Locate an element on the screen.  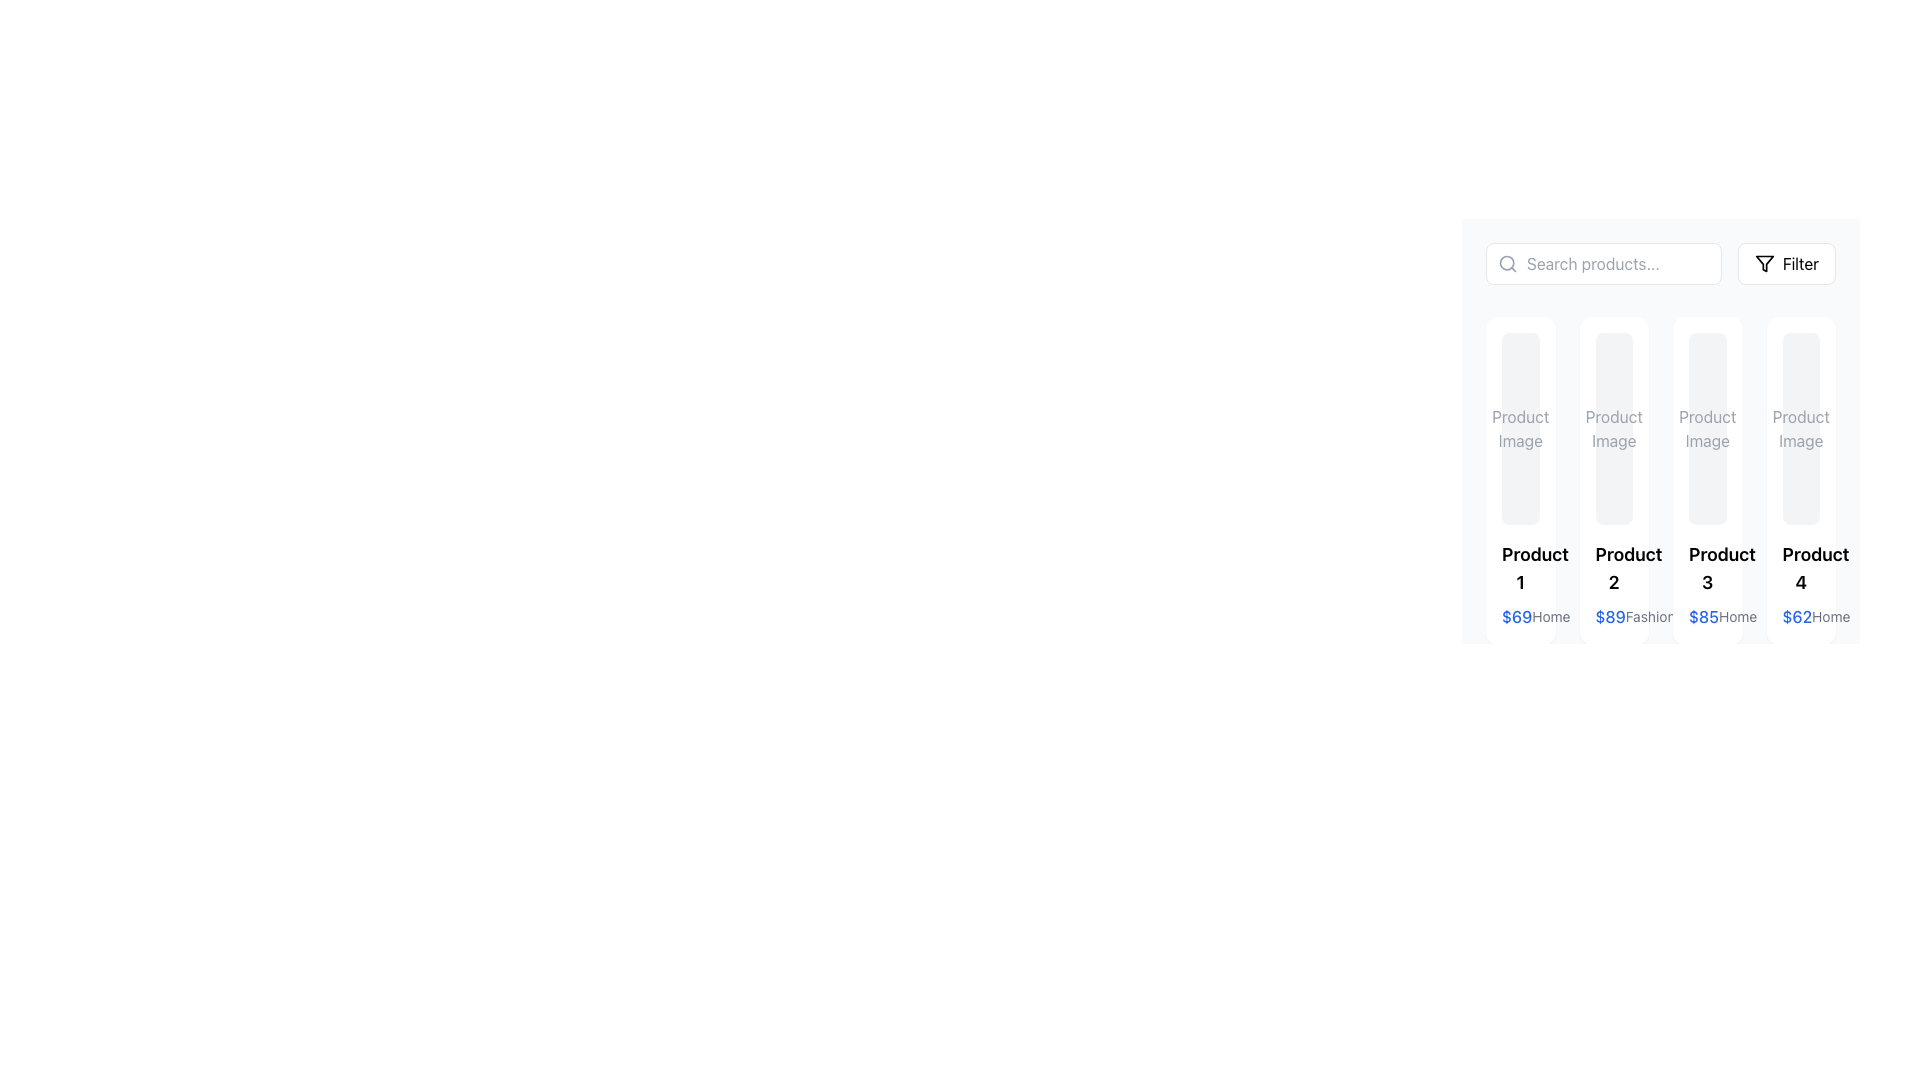
the text label displaying 'Product Image' located in the fourth column of the product details grid is located at coordinates (1801, 427).